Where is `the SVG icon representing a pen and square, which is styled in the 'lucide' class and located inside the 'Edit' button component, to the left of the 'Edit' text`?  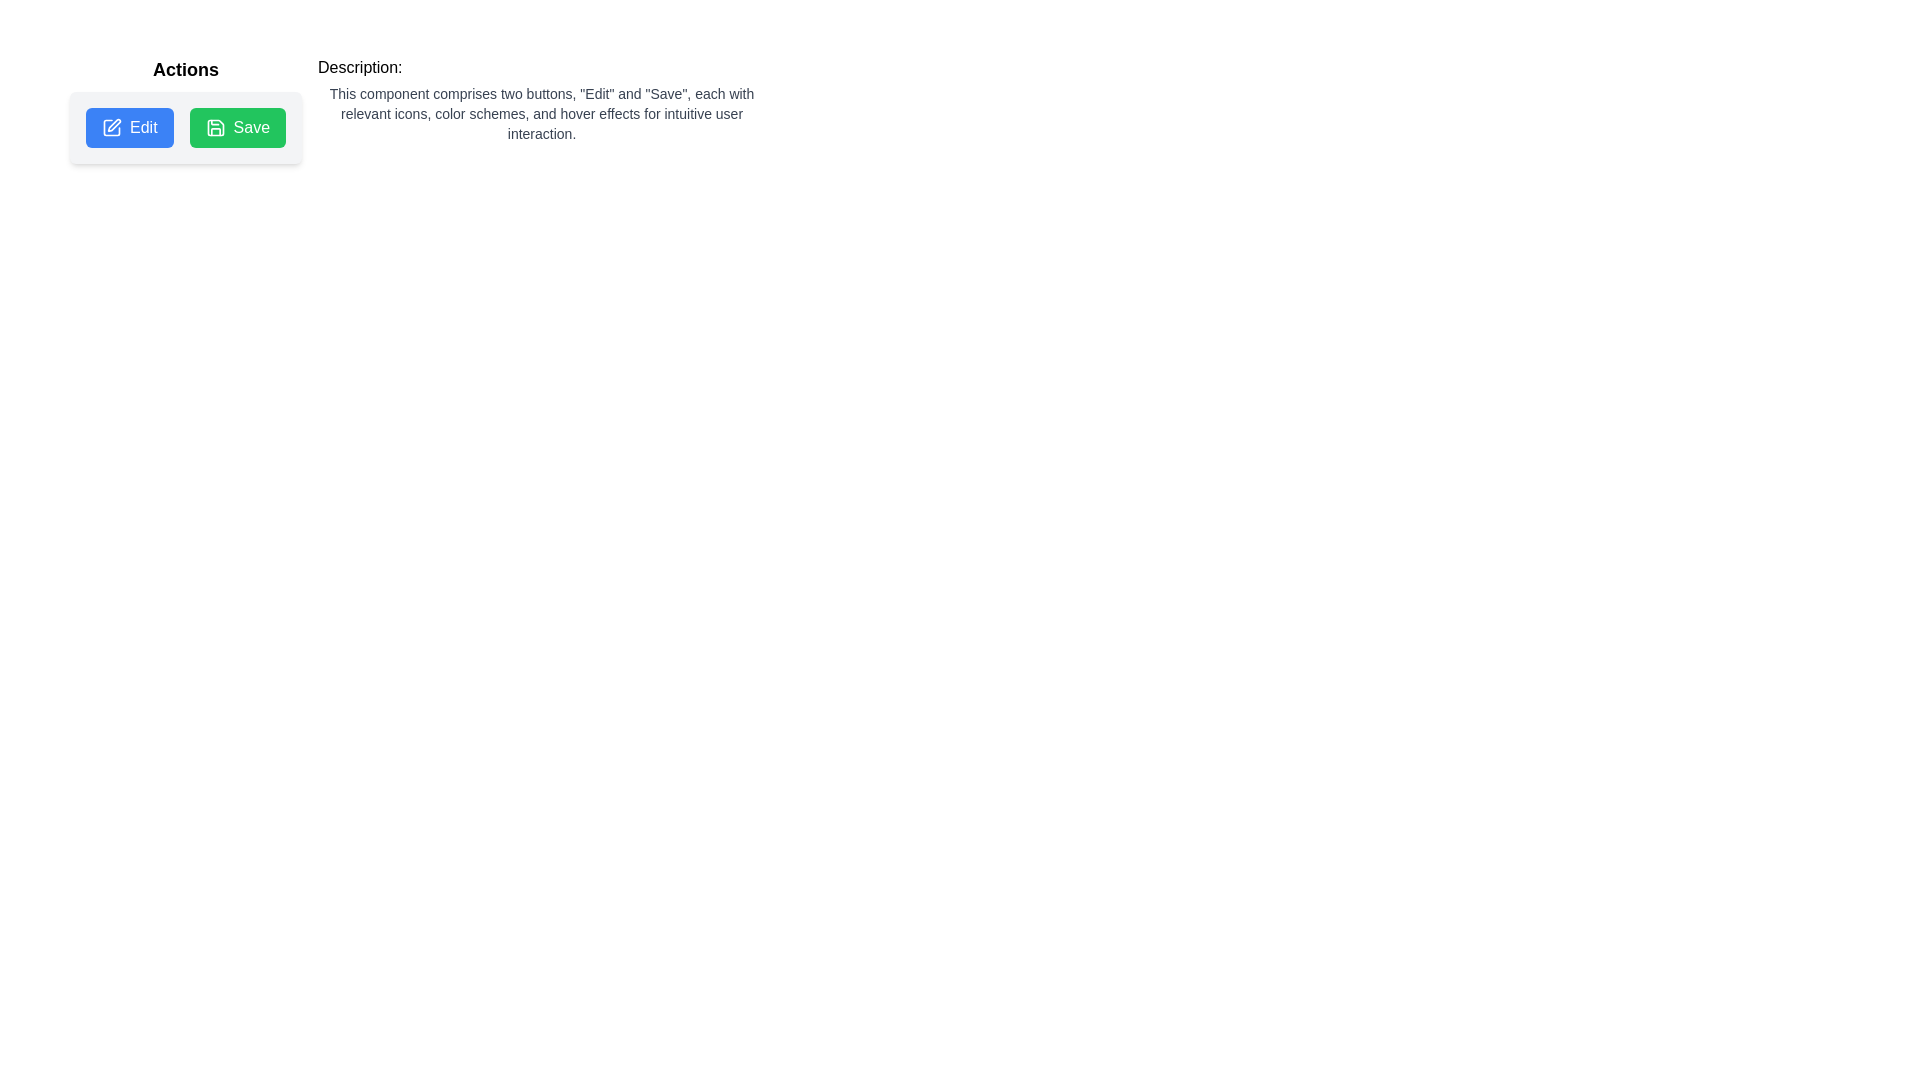
the SVG icon representing a pen and square, which is styled in the 'lucide' class and located inside the 'Edit' button component, to the left of the 'Edit' text is located at coordinates (110, 127).